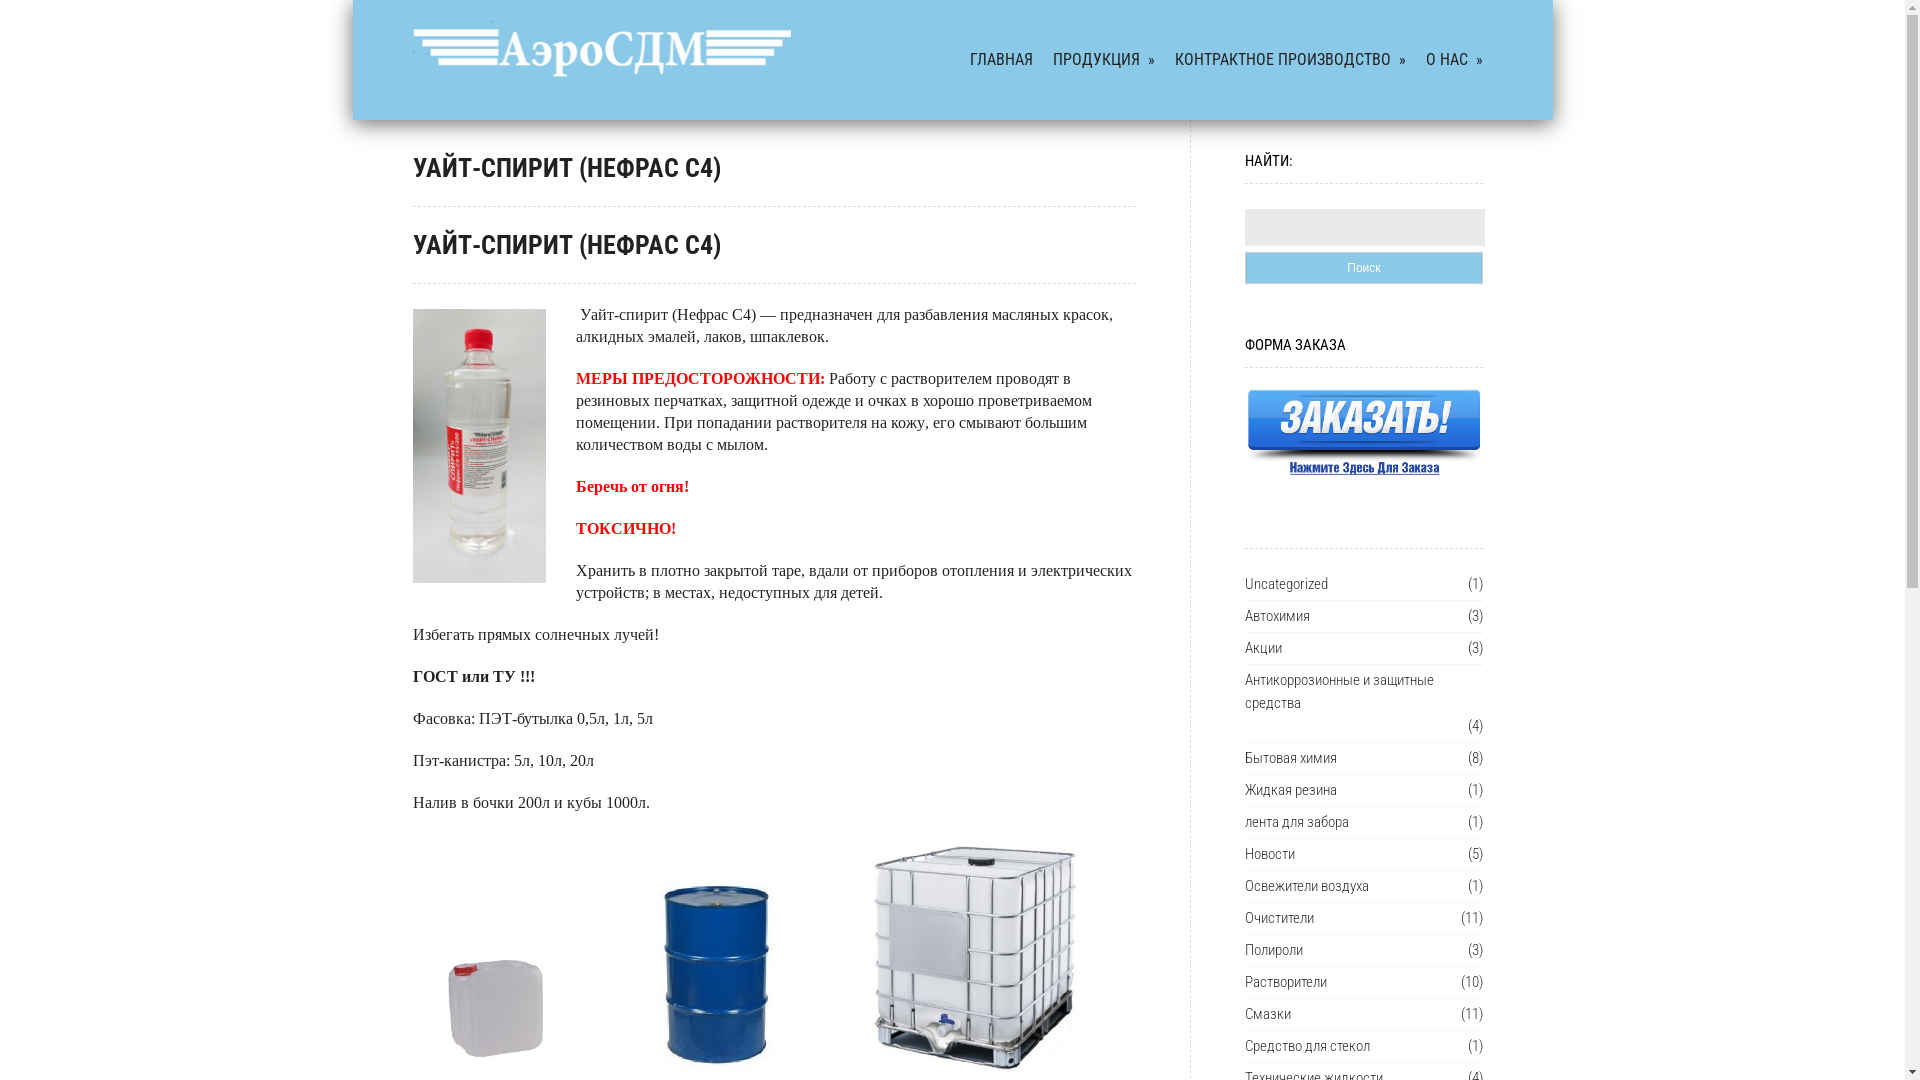 This screenshot has width=1920, height=1080. I want to click on 'Uncategorized', so click(1286, 584).